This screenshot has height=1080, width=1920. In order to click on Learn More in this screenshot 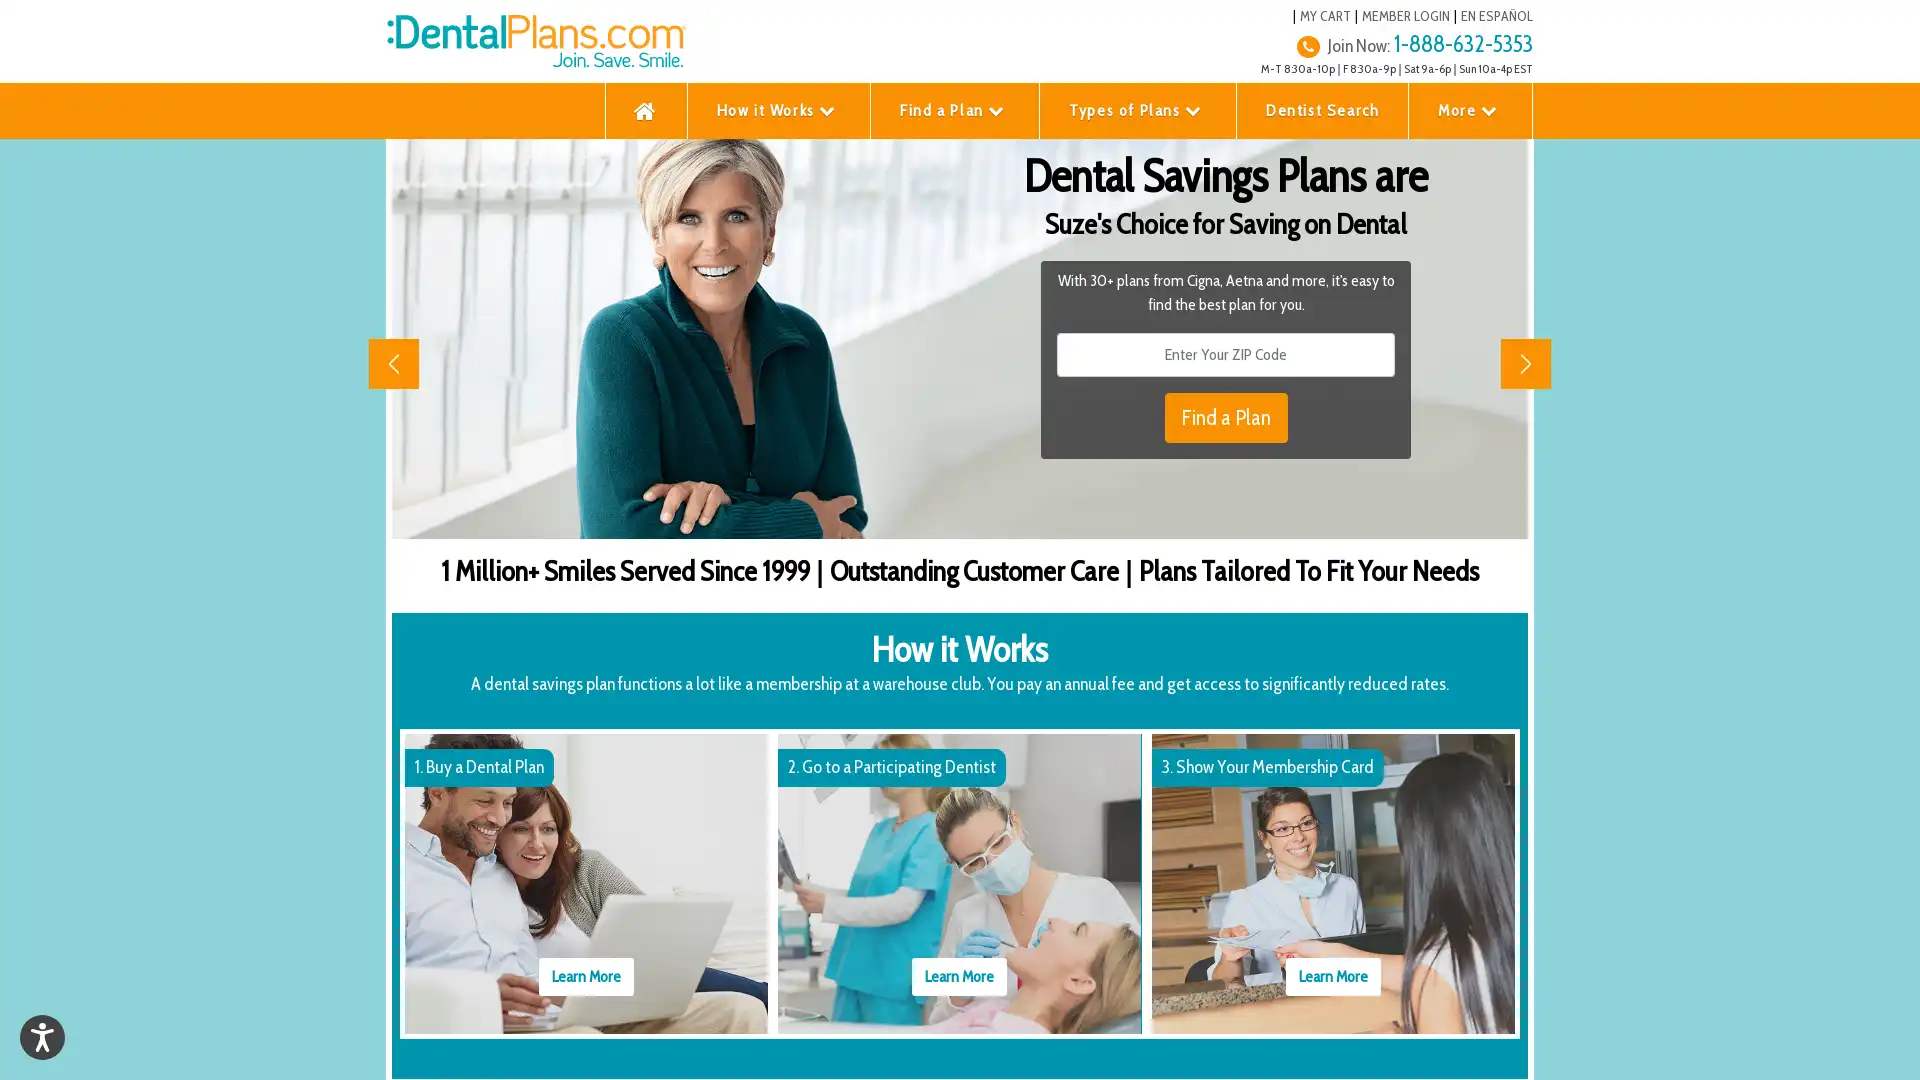, I will do `click(585, 974)`.